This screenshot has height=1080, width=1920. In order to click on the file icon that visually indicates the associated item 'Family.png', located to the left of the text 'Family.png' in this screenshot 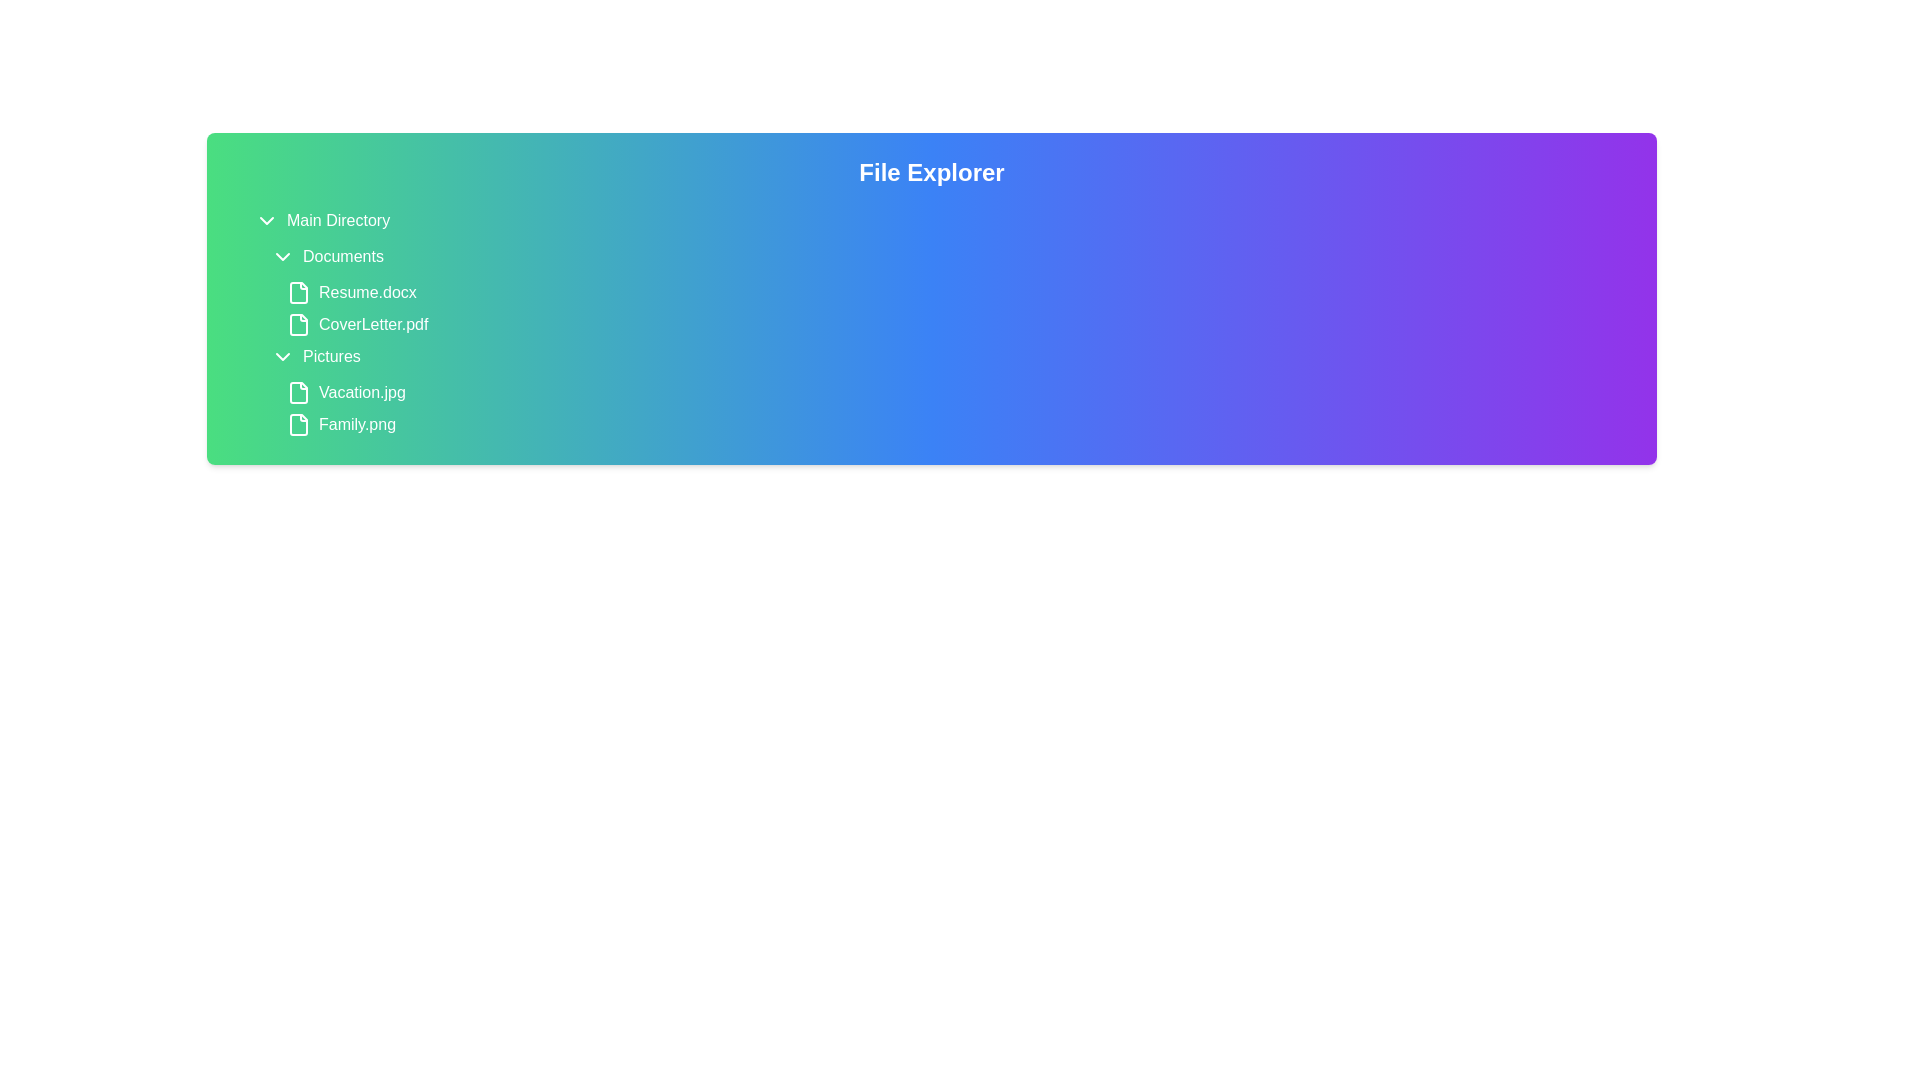, I will do `click(297, 423)`.